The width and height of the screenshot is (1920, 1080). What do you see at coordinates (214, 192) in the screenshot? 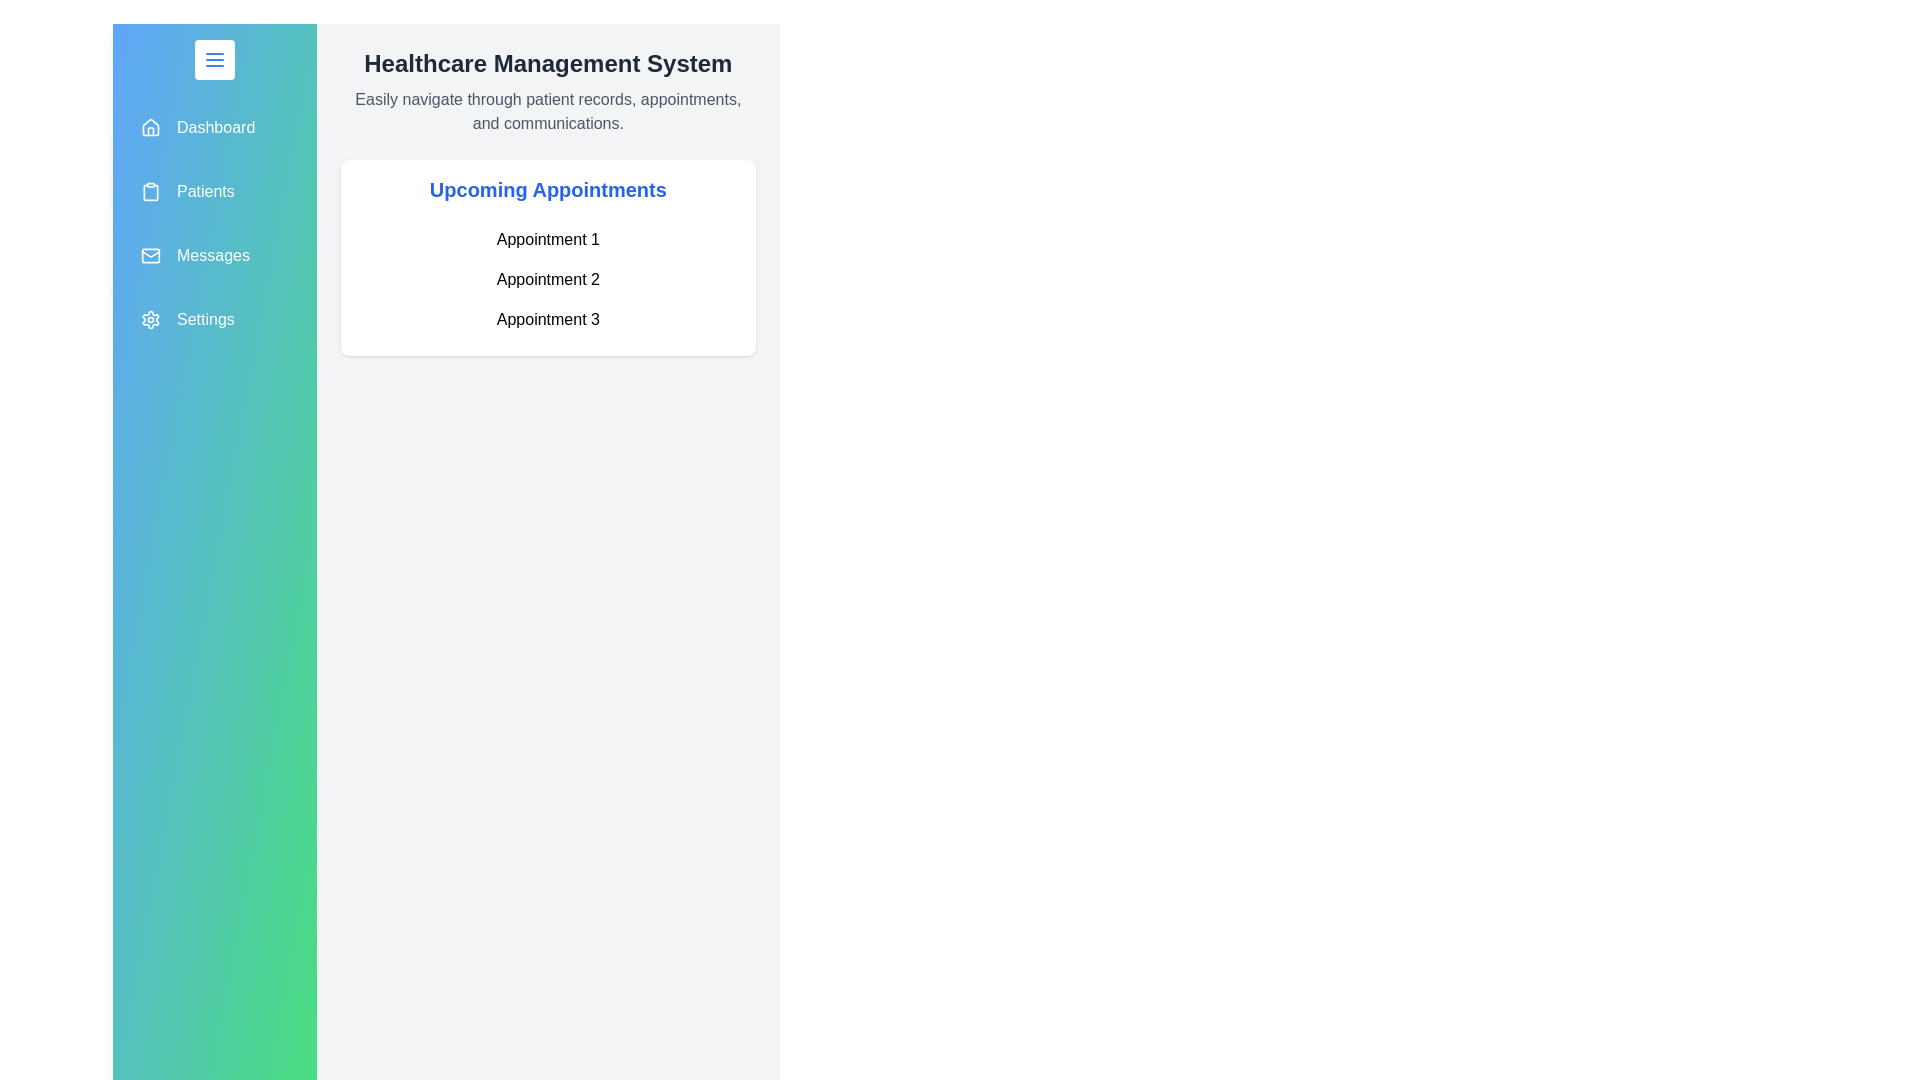
I see `the navigation item labeled Patients` at bounding box center [214, 192].